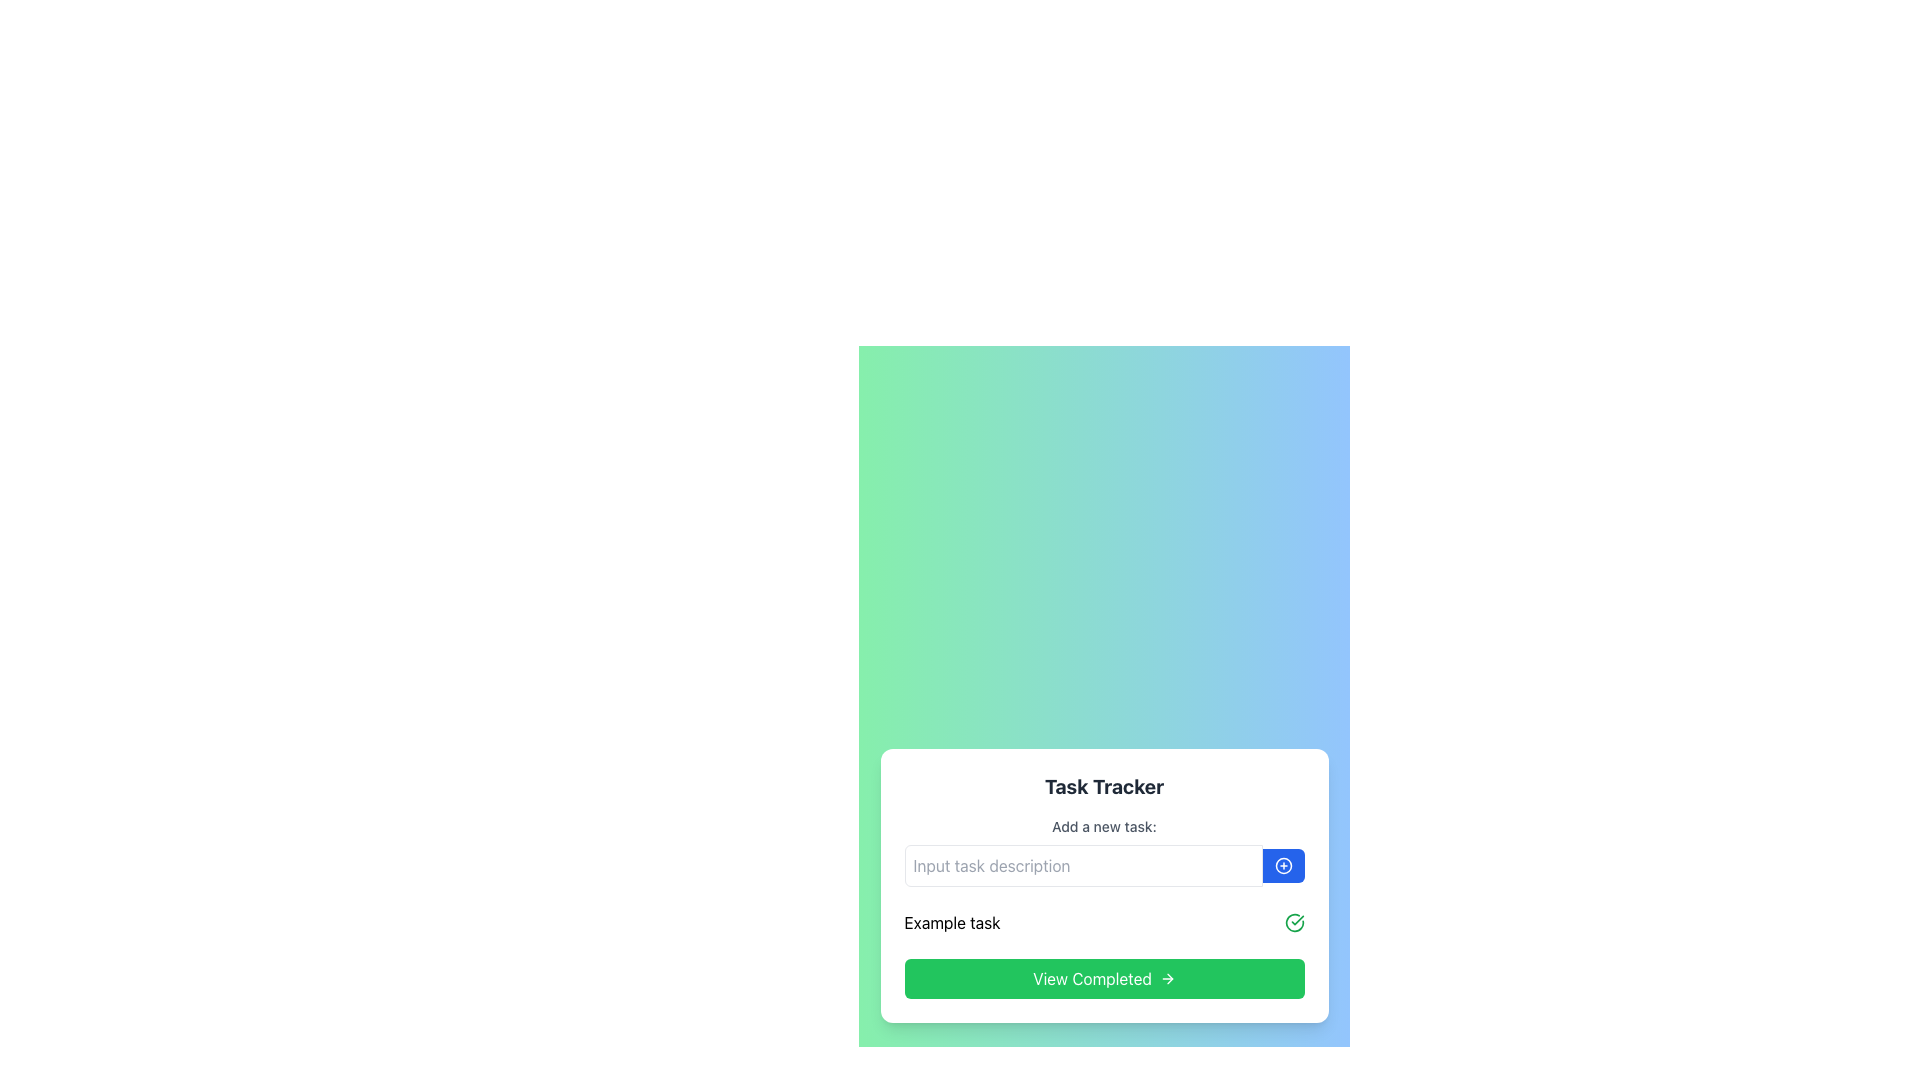  I want to click on the navigation icon located at the end of the 'View Completed' green button, so click(1167, 978).